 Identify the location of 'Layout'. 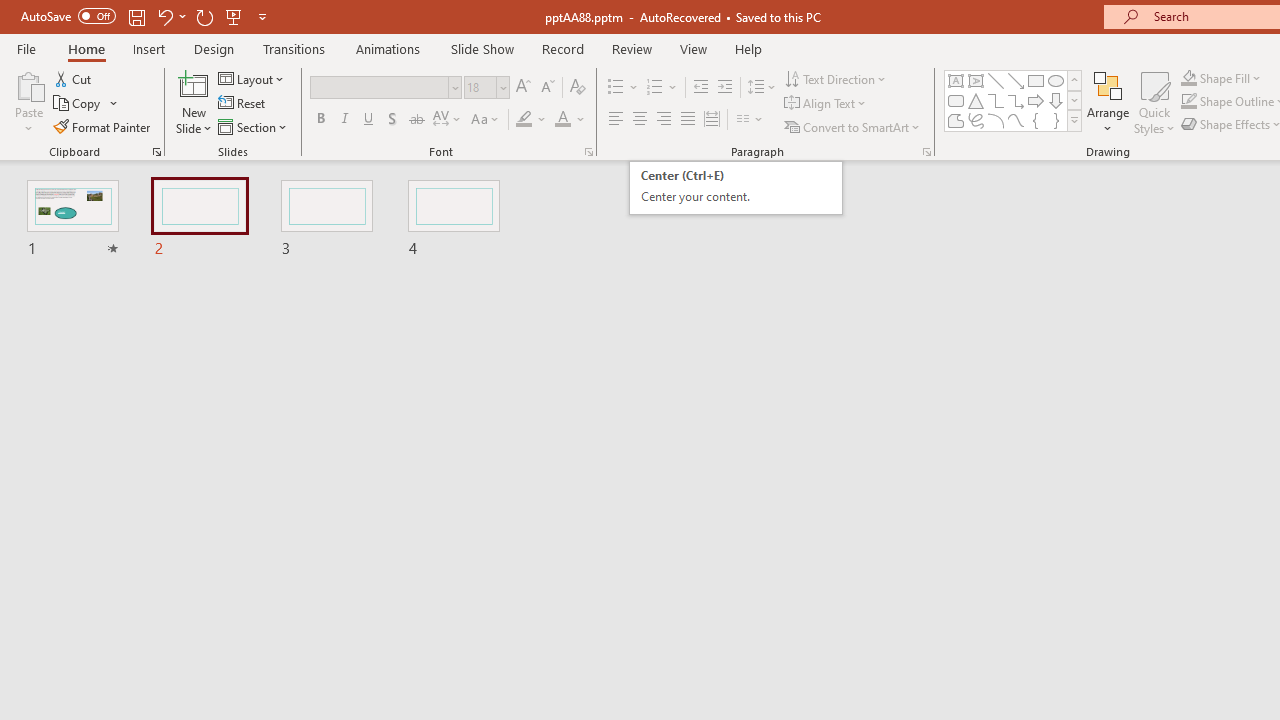
(251, 78).